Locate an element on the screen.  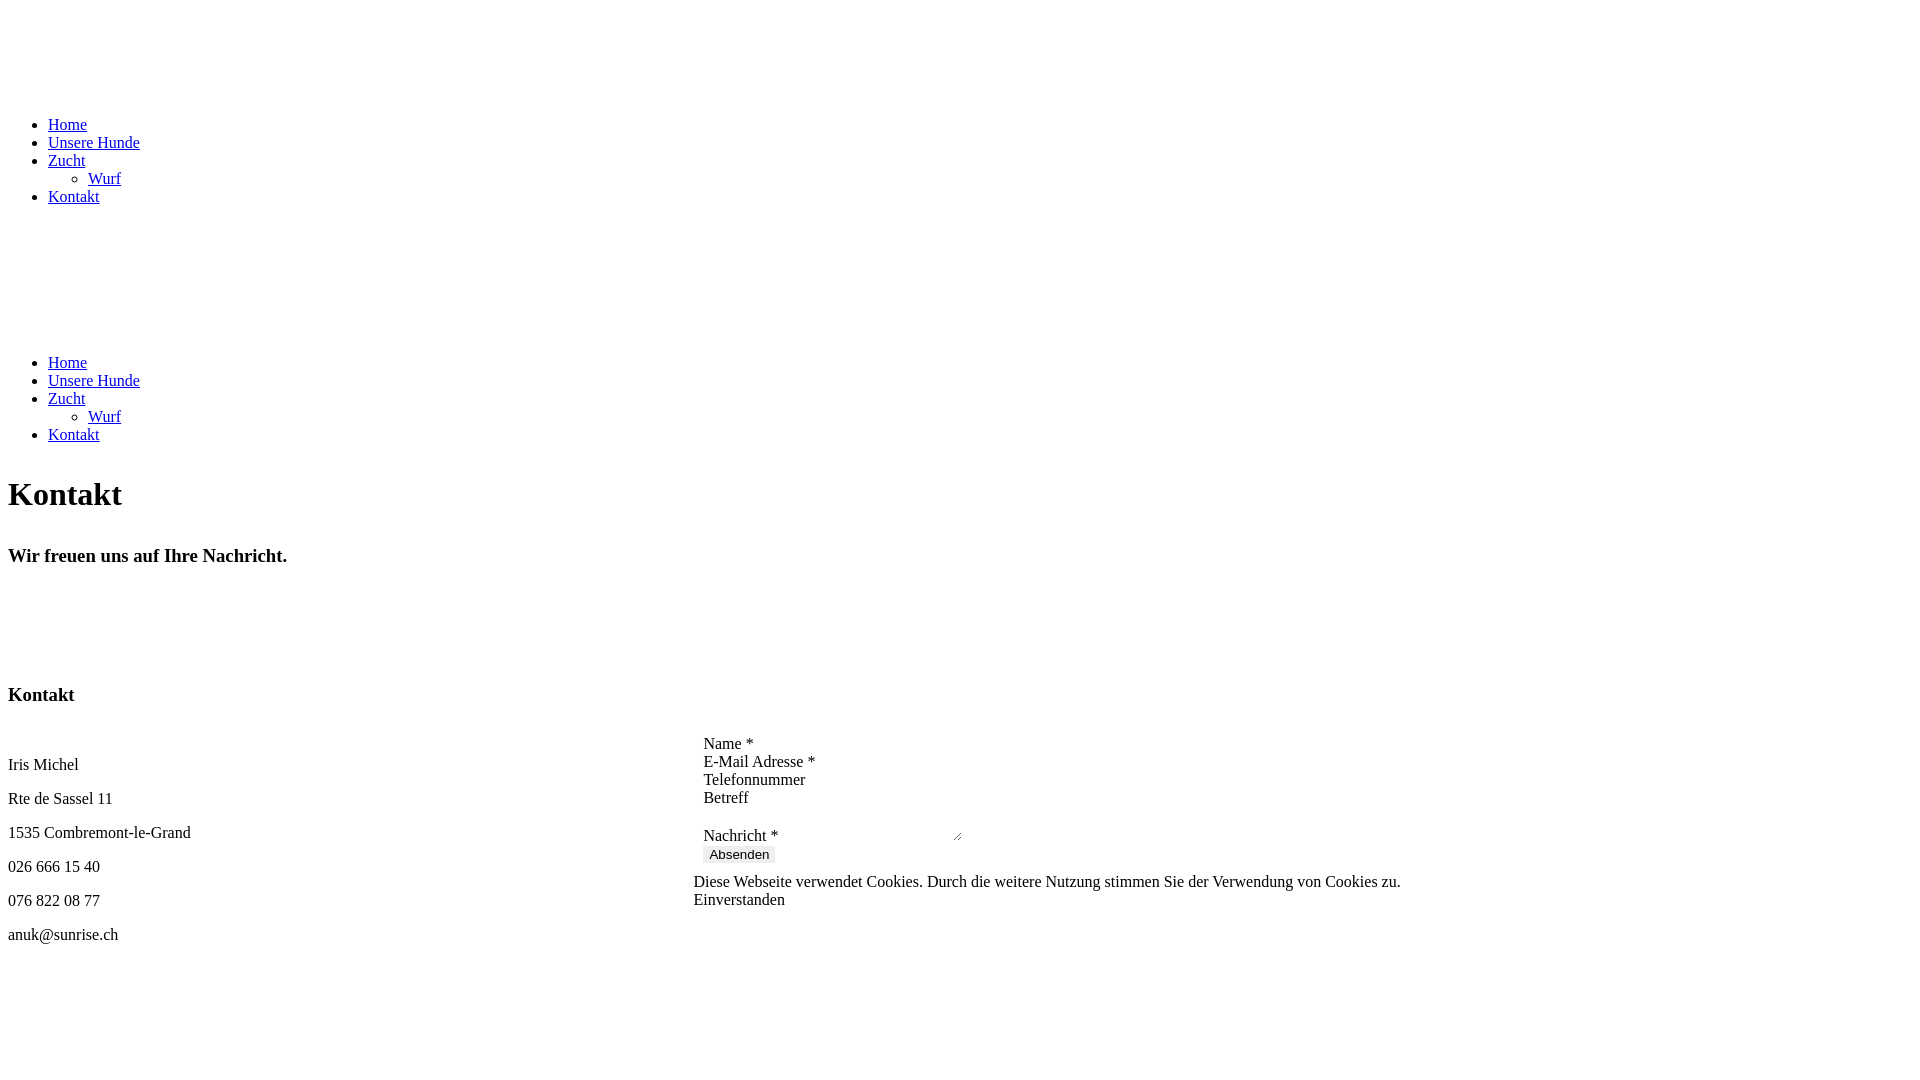
'Kontakt' is located at coordinates (48, 433).